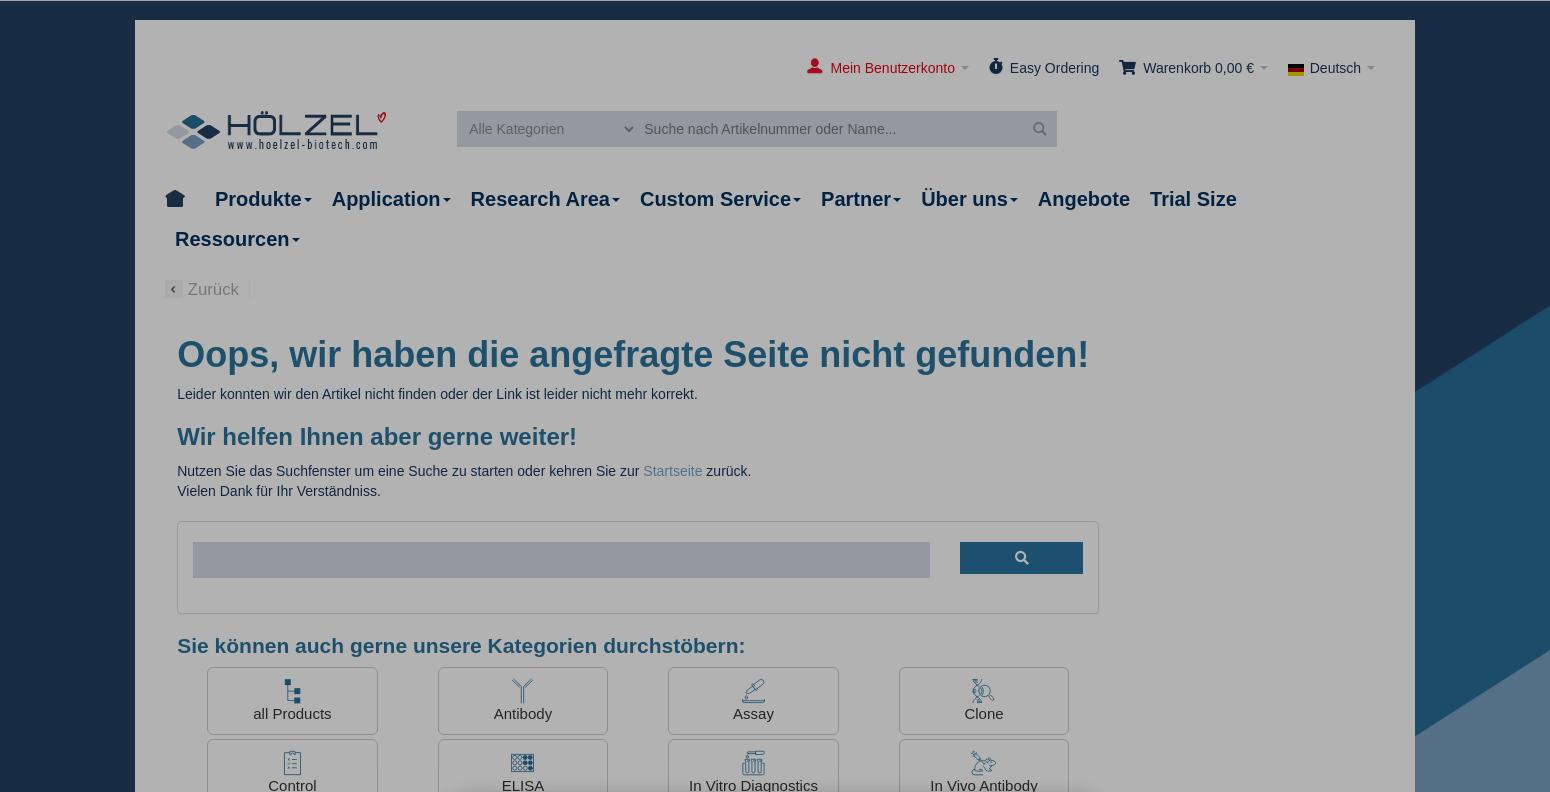 This screenshot has width=1550, height=792. Describe the element at coordinates (1177, 68) in the screenshot. I see `'Warenkorb'` at that location.